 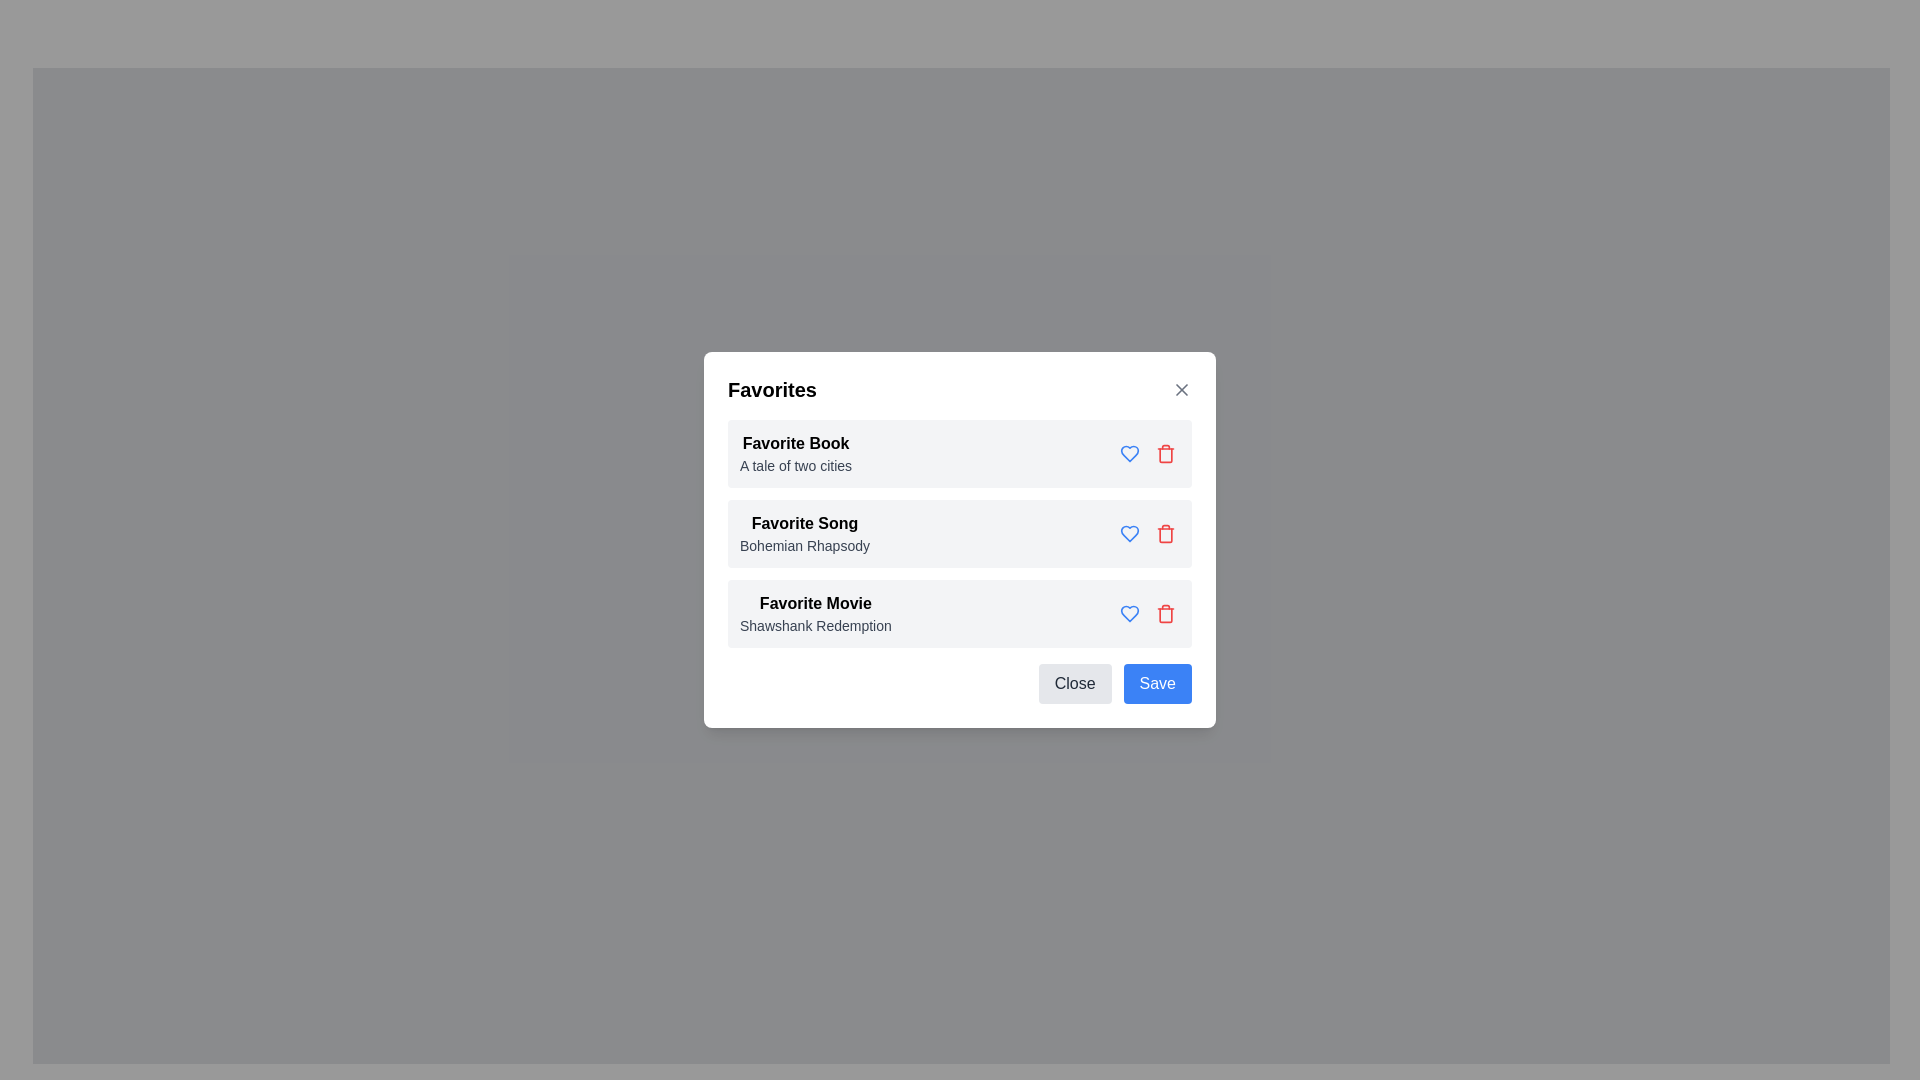 What do you see at coordinates (1166, 612) in the screenshot?
I see `the red trash icon button for delete action, which is the second interactive component on the right side of the 'Favorite Movie' row in the modal` at bounding box center [1166, 612].